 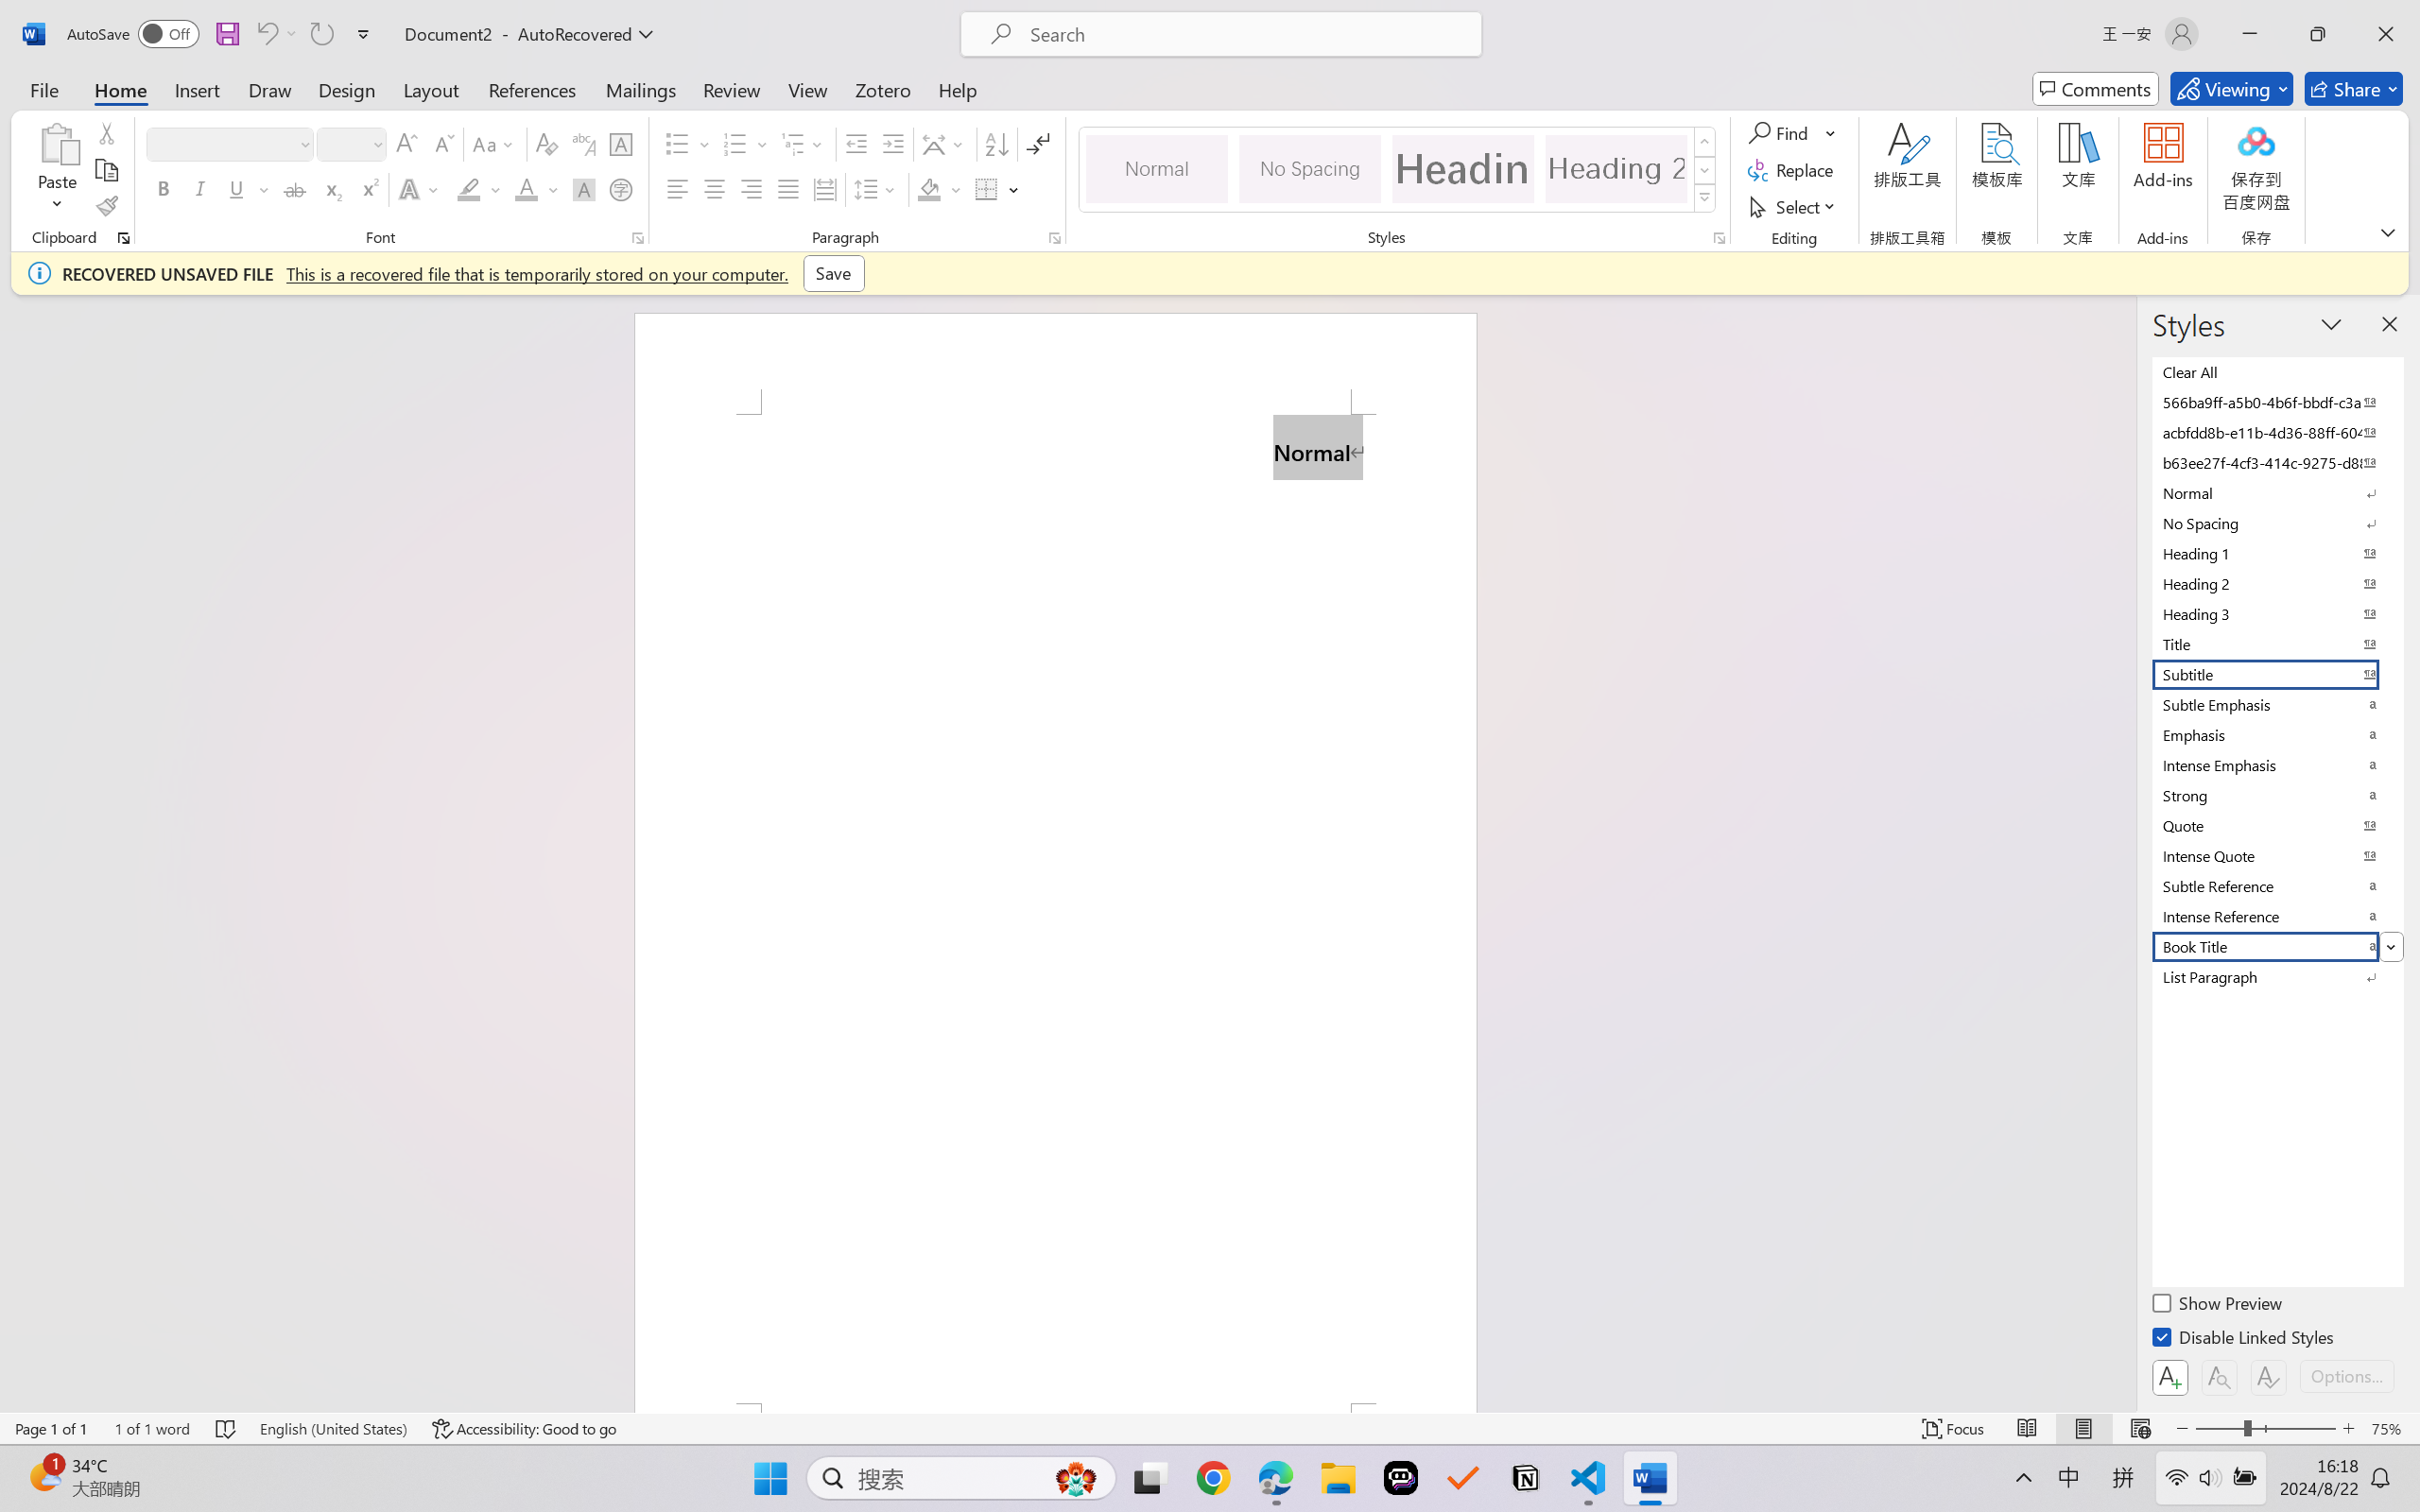 What do you see at coordinates (1795, 207) in the screenshot?
I see `'Select'` at bounding box center [1795, 207].